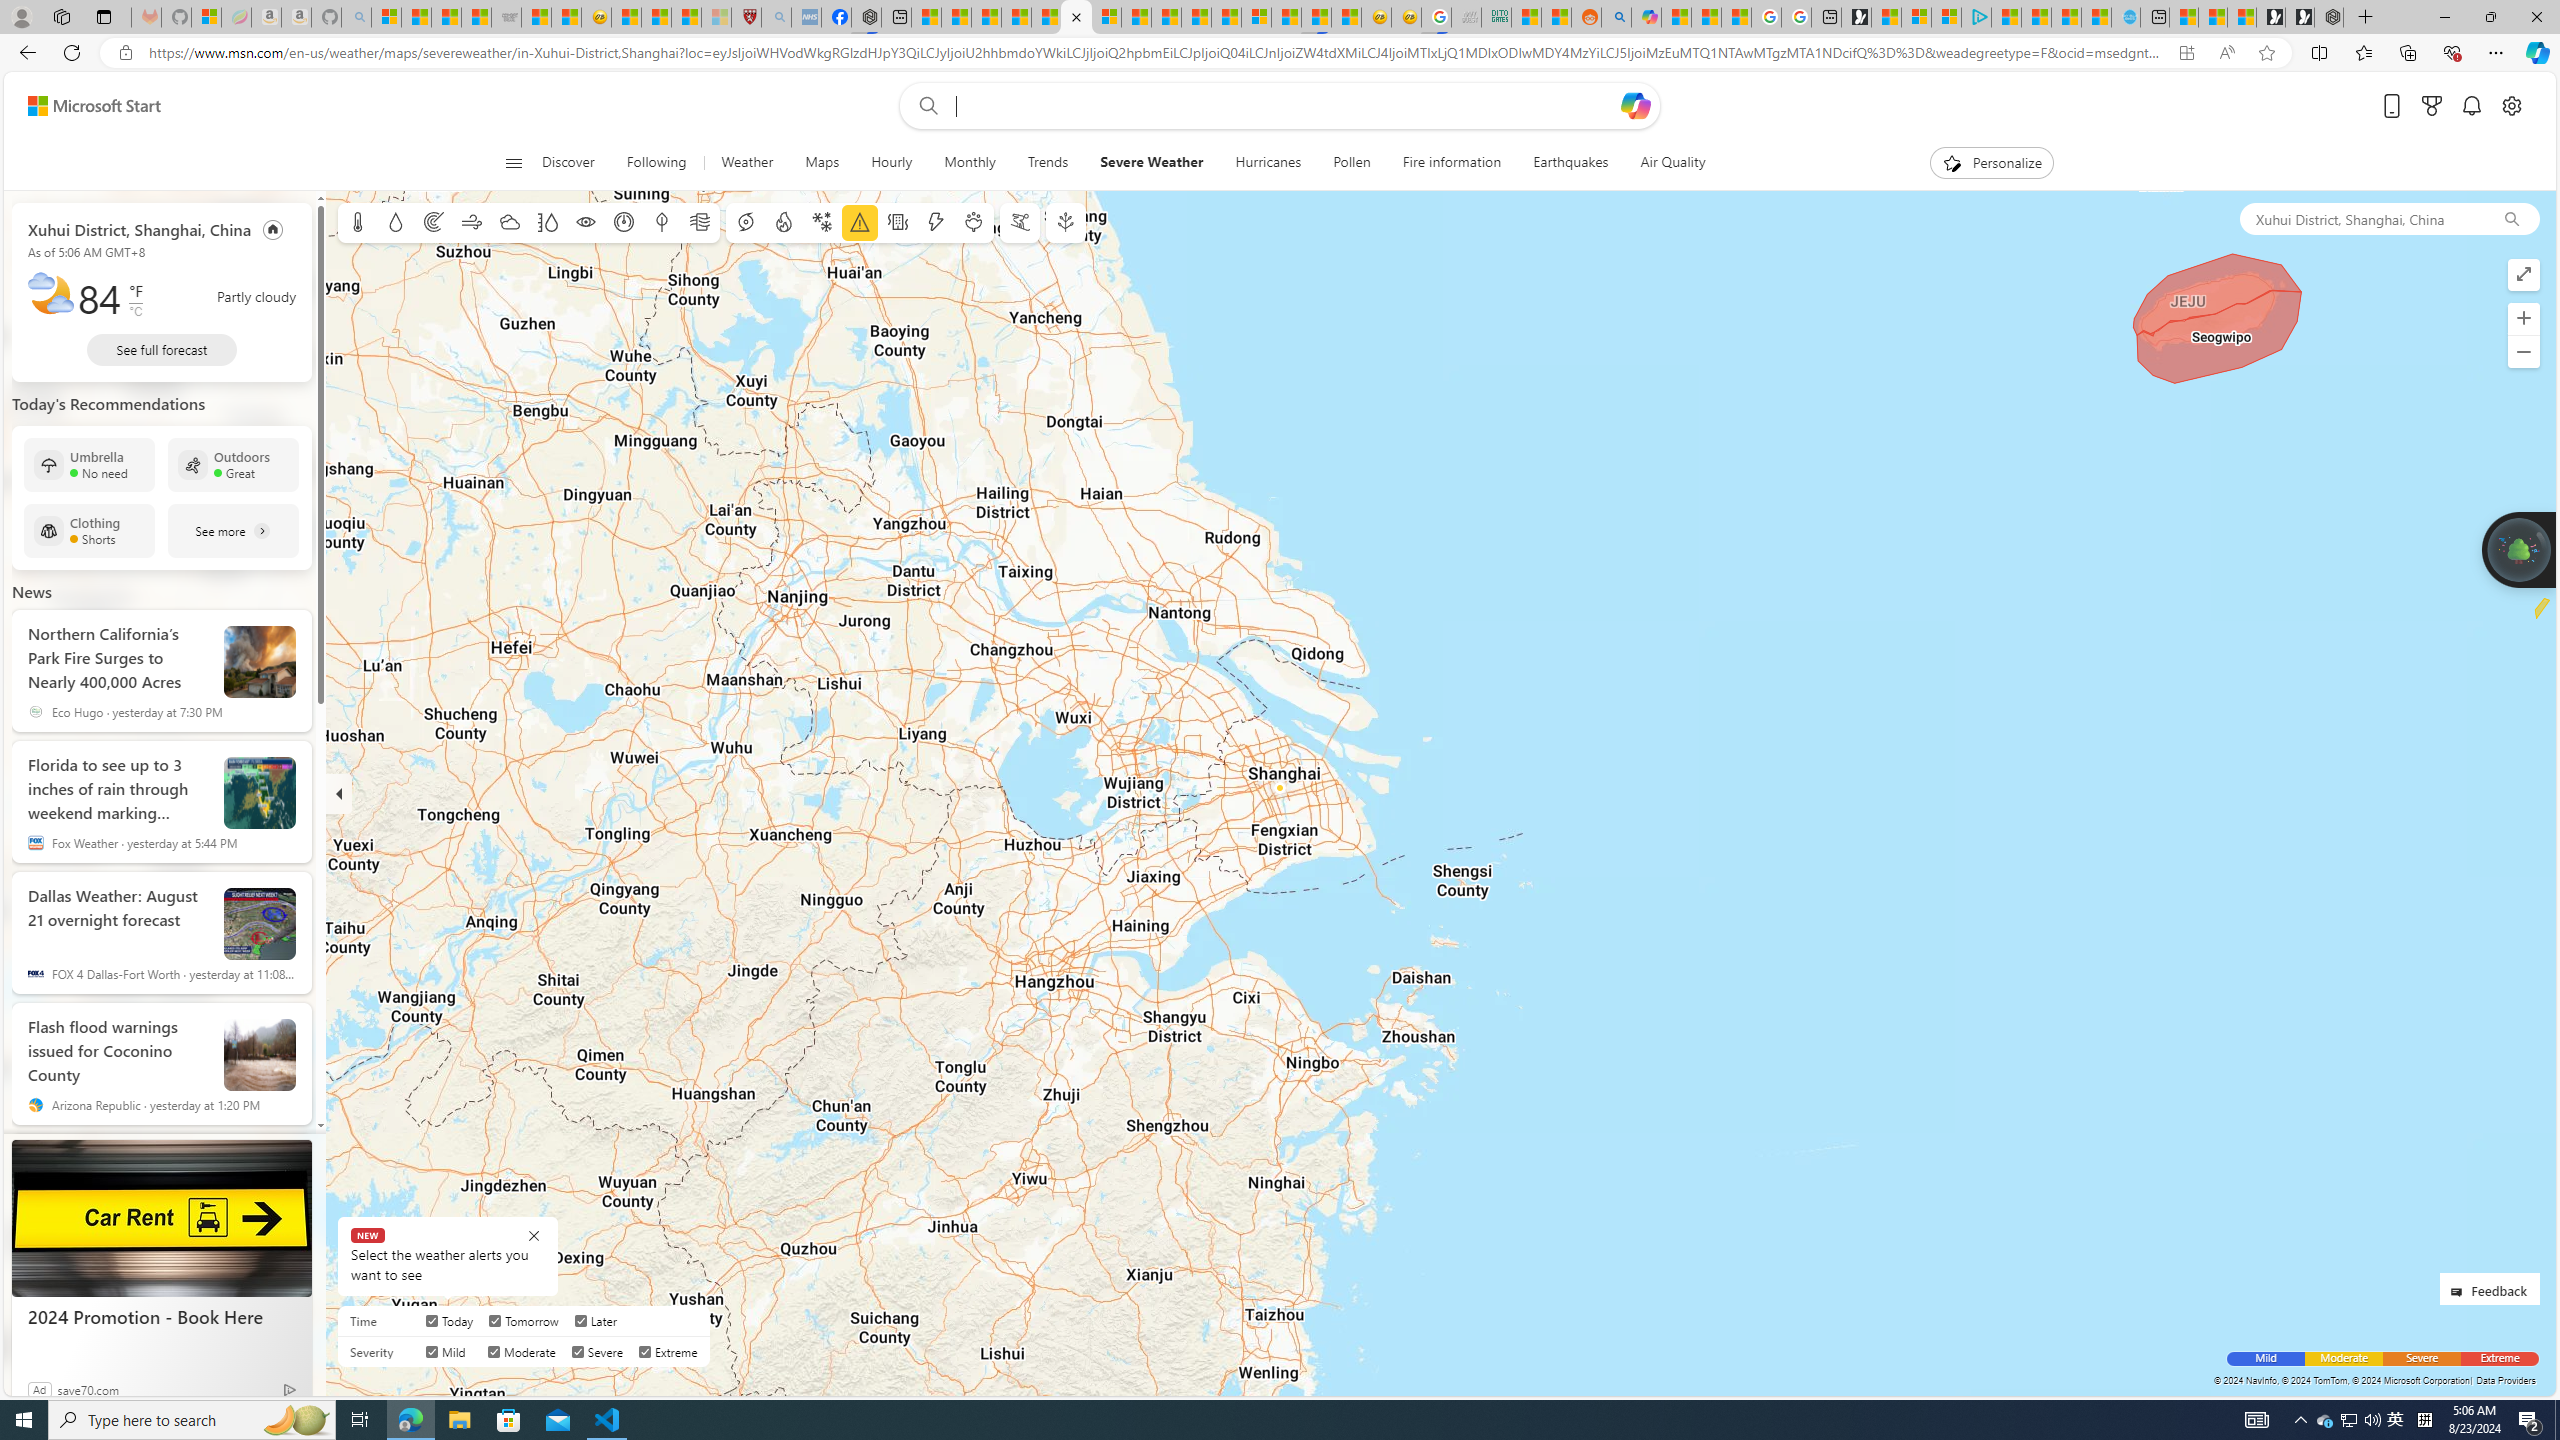 This screenshot has height=1440, width=2560. Describe the element at coordinates (118, 1046) in the screenshot. I see `'Flash flood warnings issued for Coconino County'` at that location.